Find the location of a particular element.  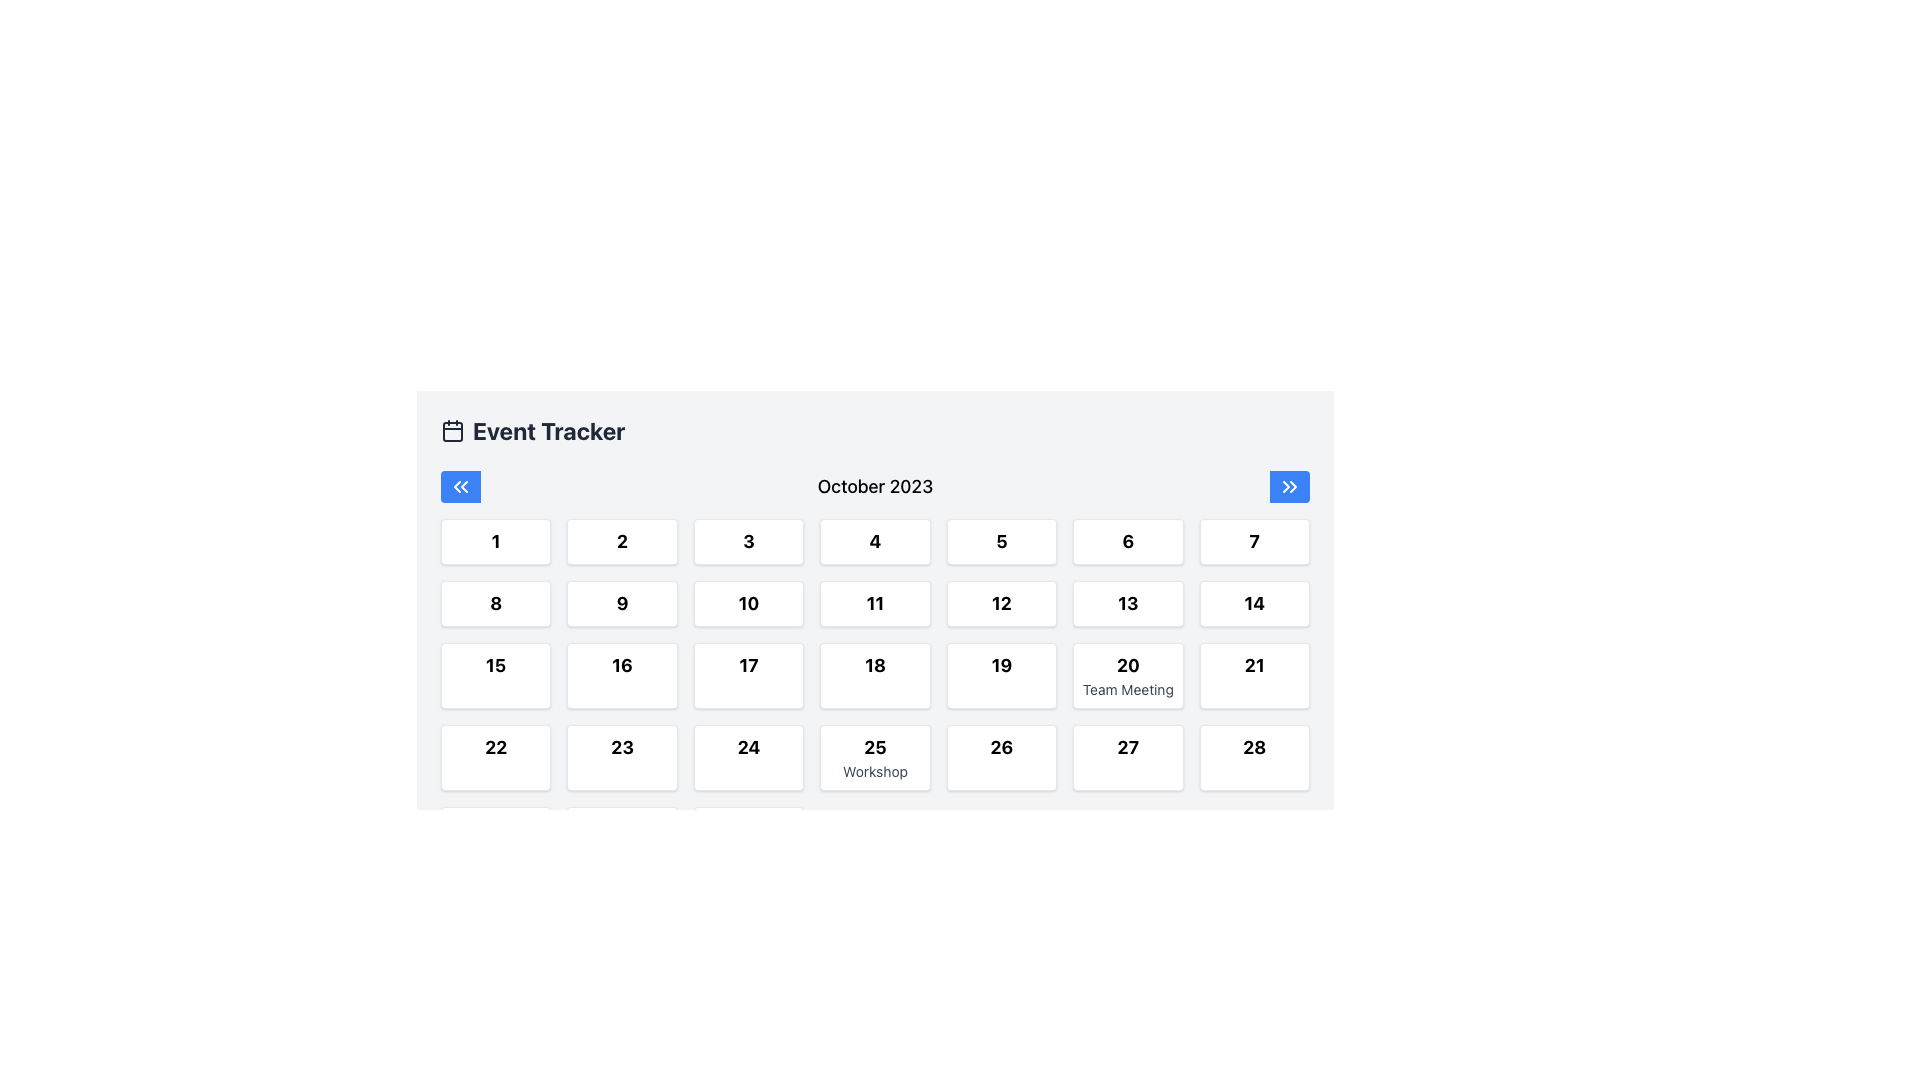

the text label representing a specific day number in the last row of the calendar grid, which is the sixth cell from the left is located at coordinates (1128, 748).